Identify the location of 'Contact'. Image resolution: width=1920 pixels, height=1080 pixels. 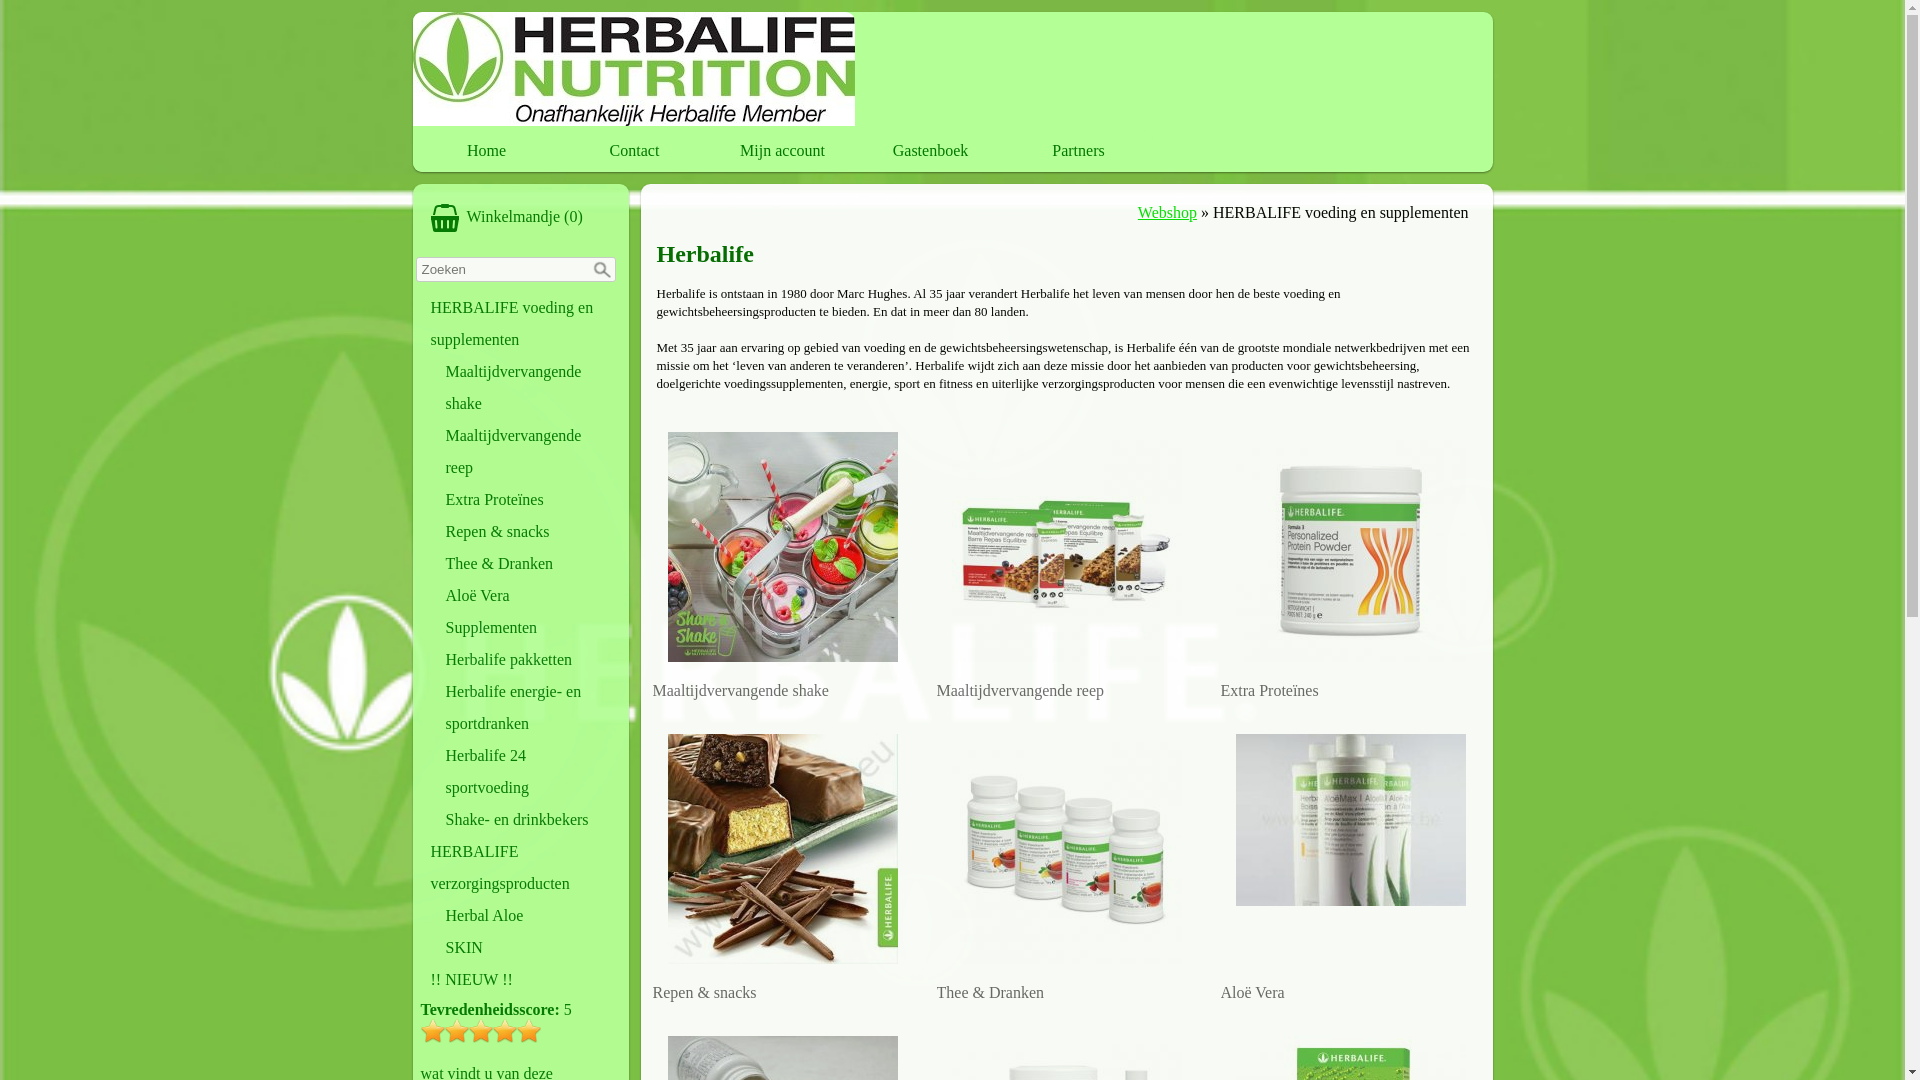
(633, 149).